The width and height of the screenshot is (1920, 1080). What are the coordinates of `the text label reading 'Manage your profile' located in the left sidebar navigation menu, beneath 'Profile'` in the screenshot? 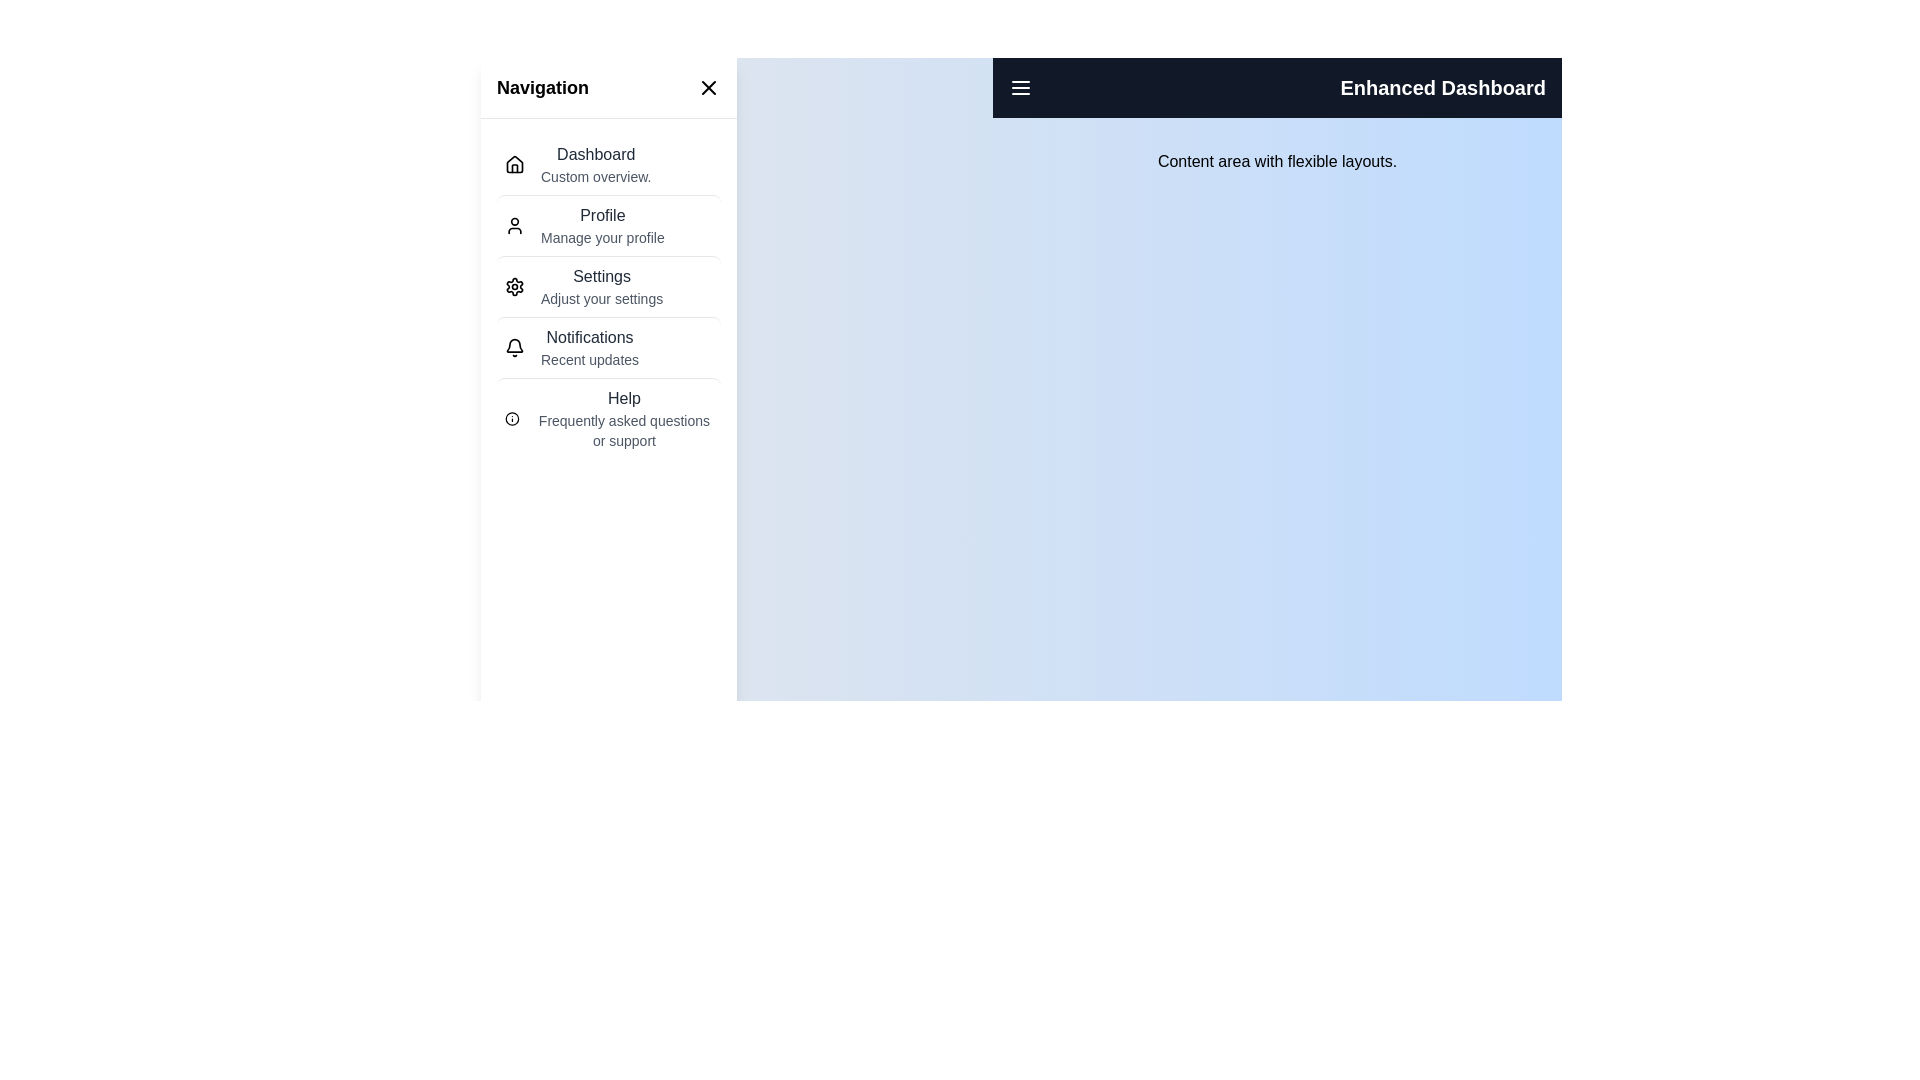 It's located at (601, 237).